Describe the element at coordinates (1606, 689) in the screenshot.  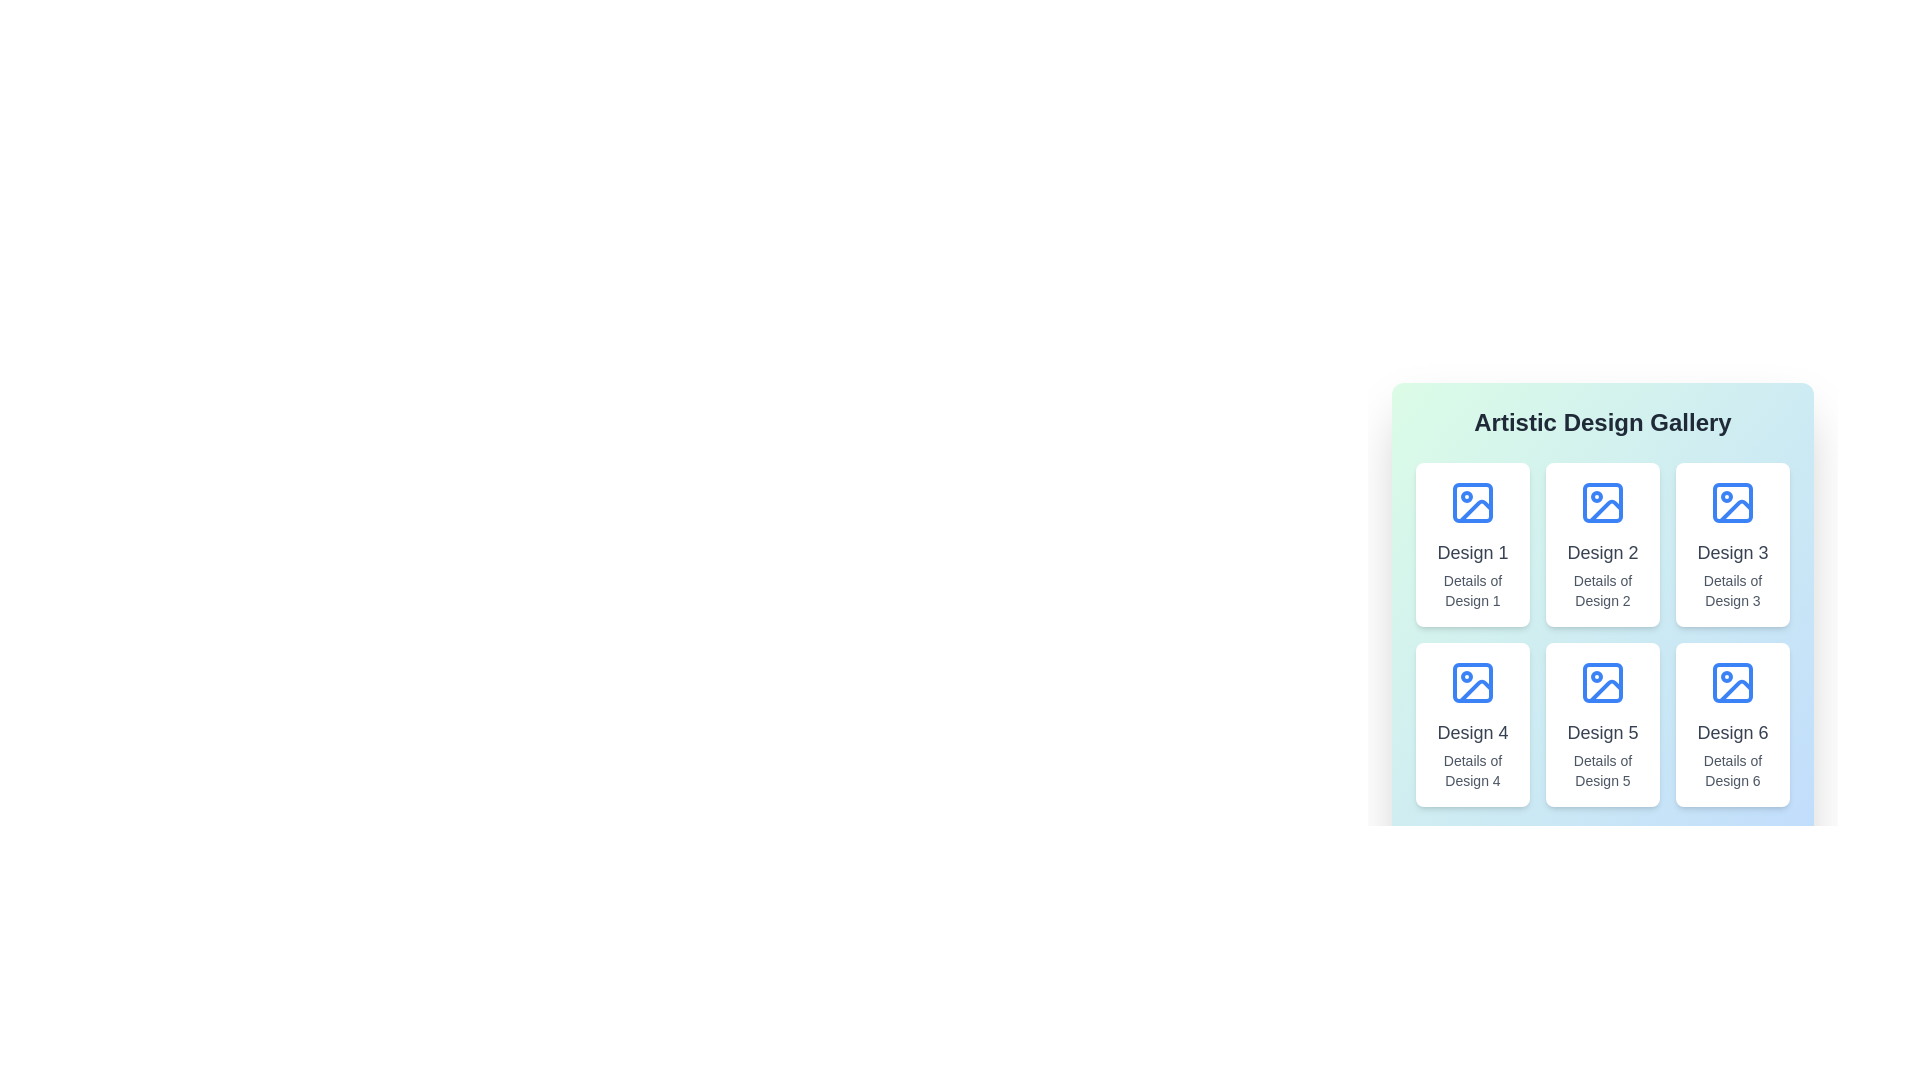
I see `the image preview icon representing Design 5 located in the bottom row, third column of a 2x3 grid layout` at that location.